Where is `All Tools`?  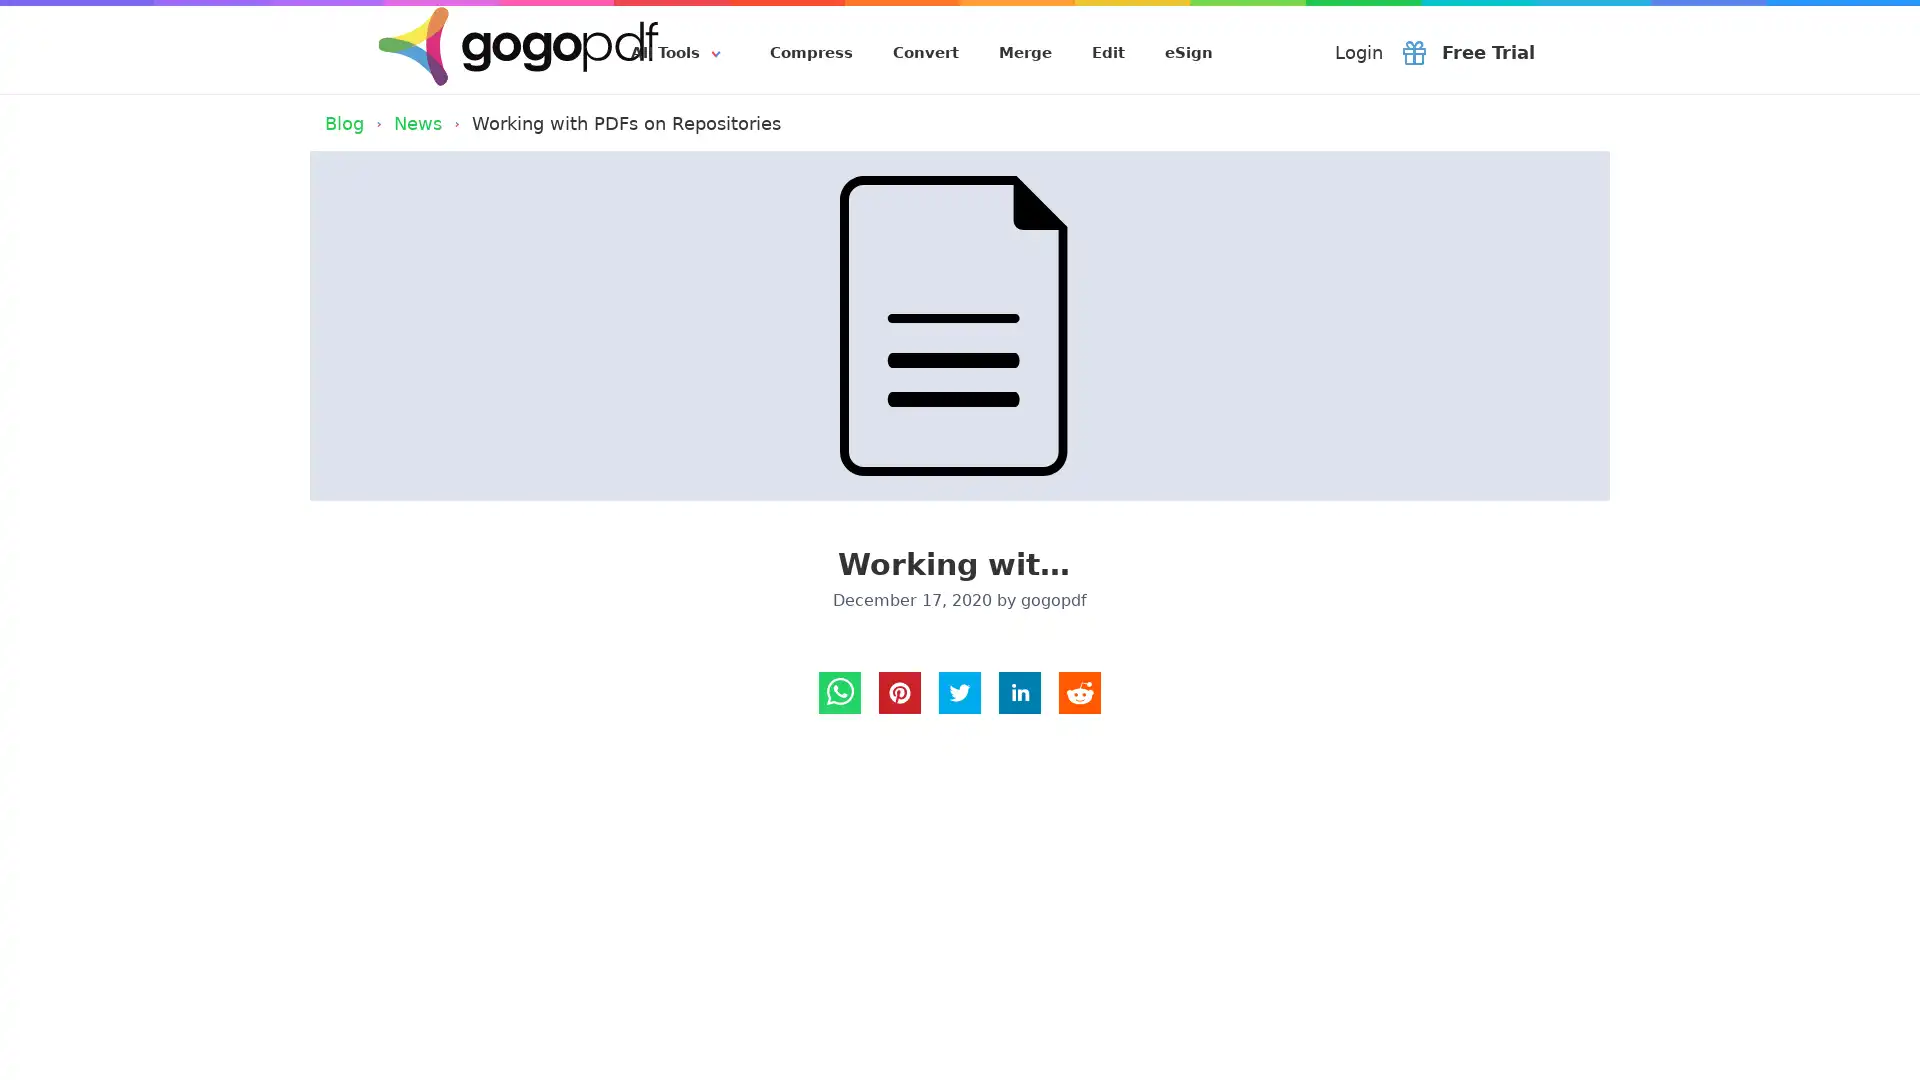 All Tools is located at coordinates (677, 51).